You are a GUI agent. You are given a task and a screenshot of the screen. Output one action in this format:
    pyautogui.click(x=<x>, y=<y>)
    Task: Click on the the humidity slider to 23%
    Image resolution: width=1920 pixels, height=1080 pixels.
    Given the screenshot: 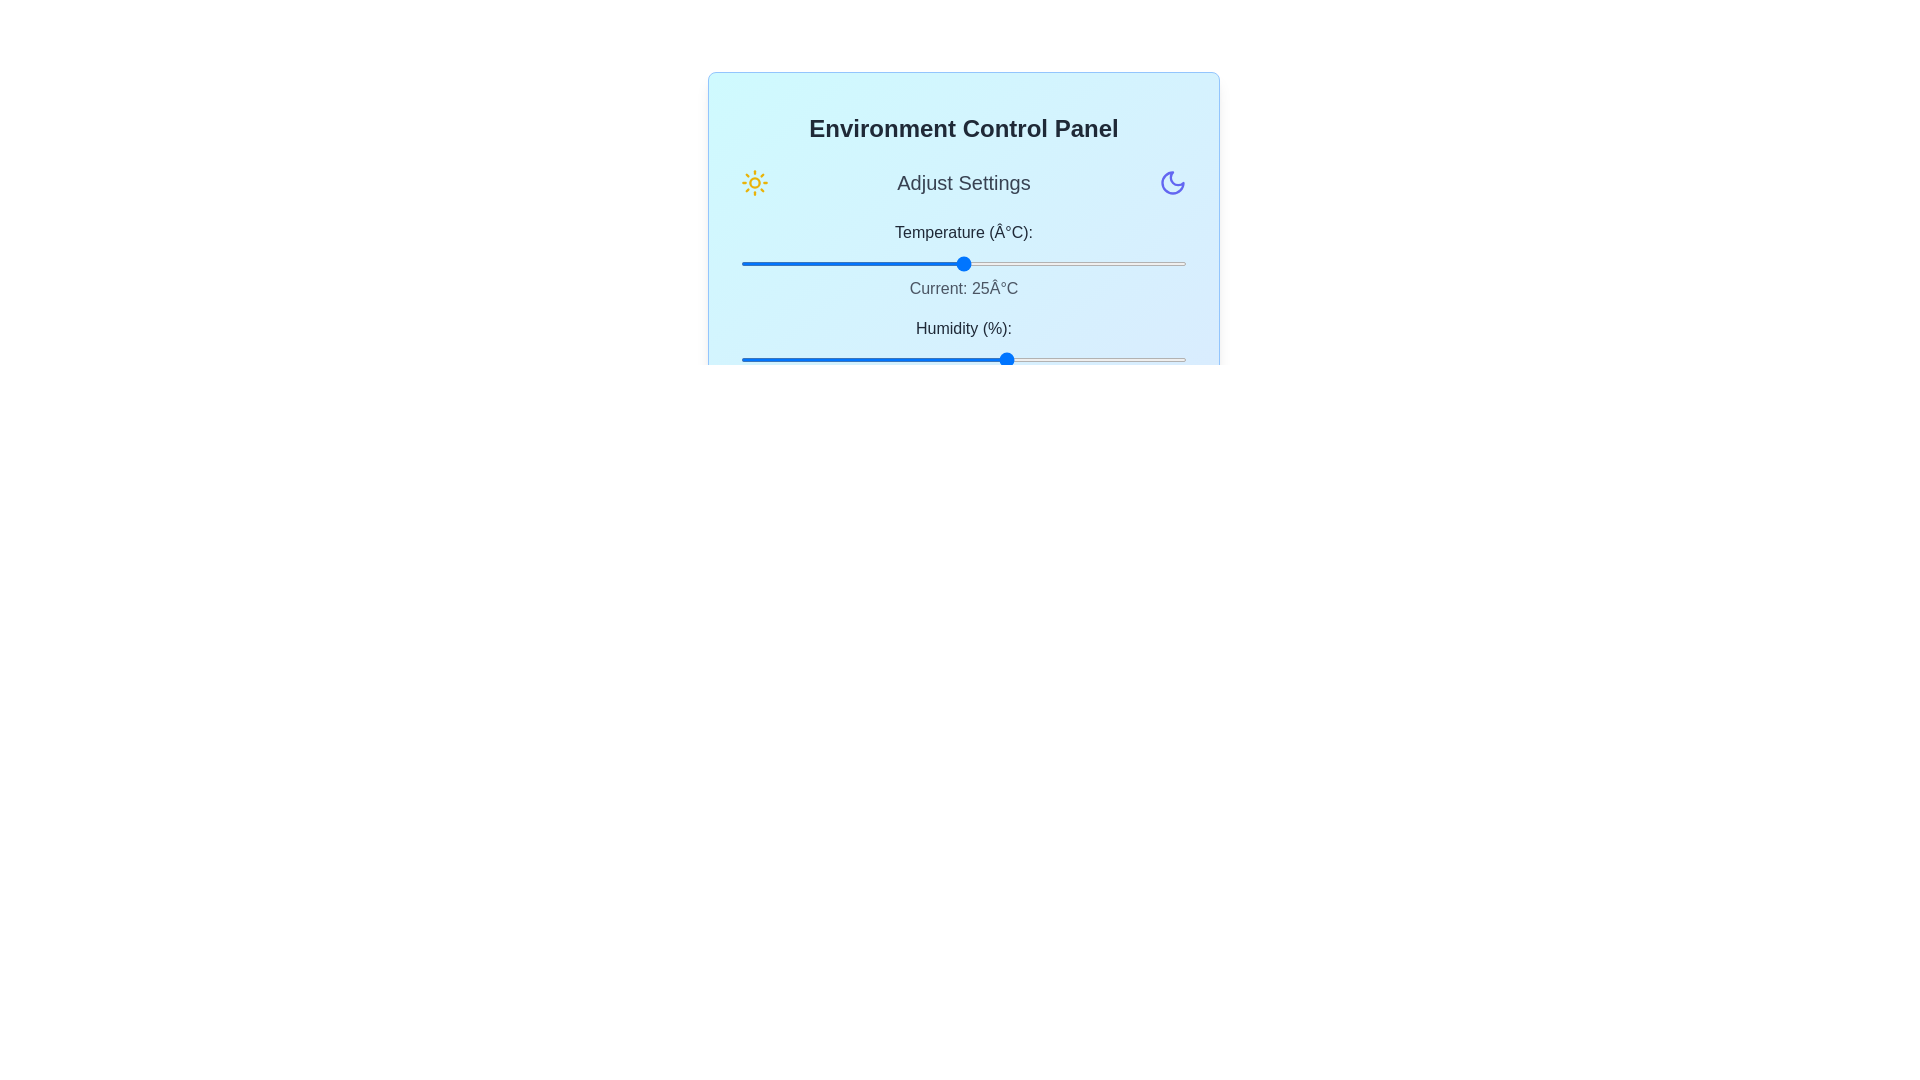 What is the action you would take?
    pyautogui.click(x=843, y=358)
    